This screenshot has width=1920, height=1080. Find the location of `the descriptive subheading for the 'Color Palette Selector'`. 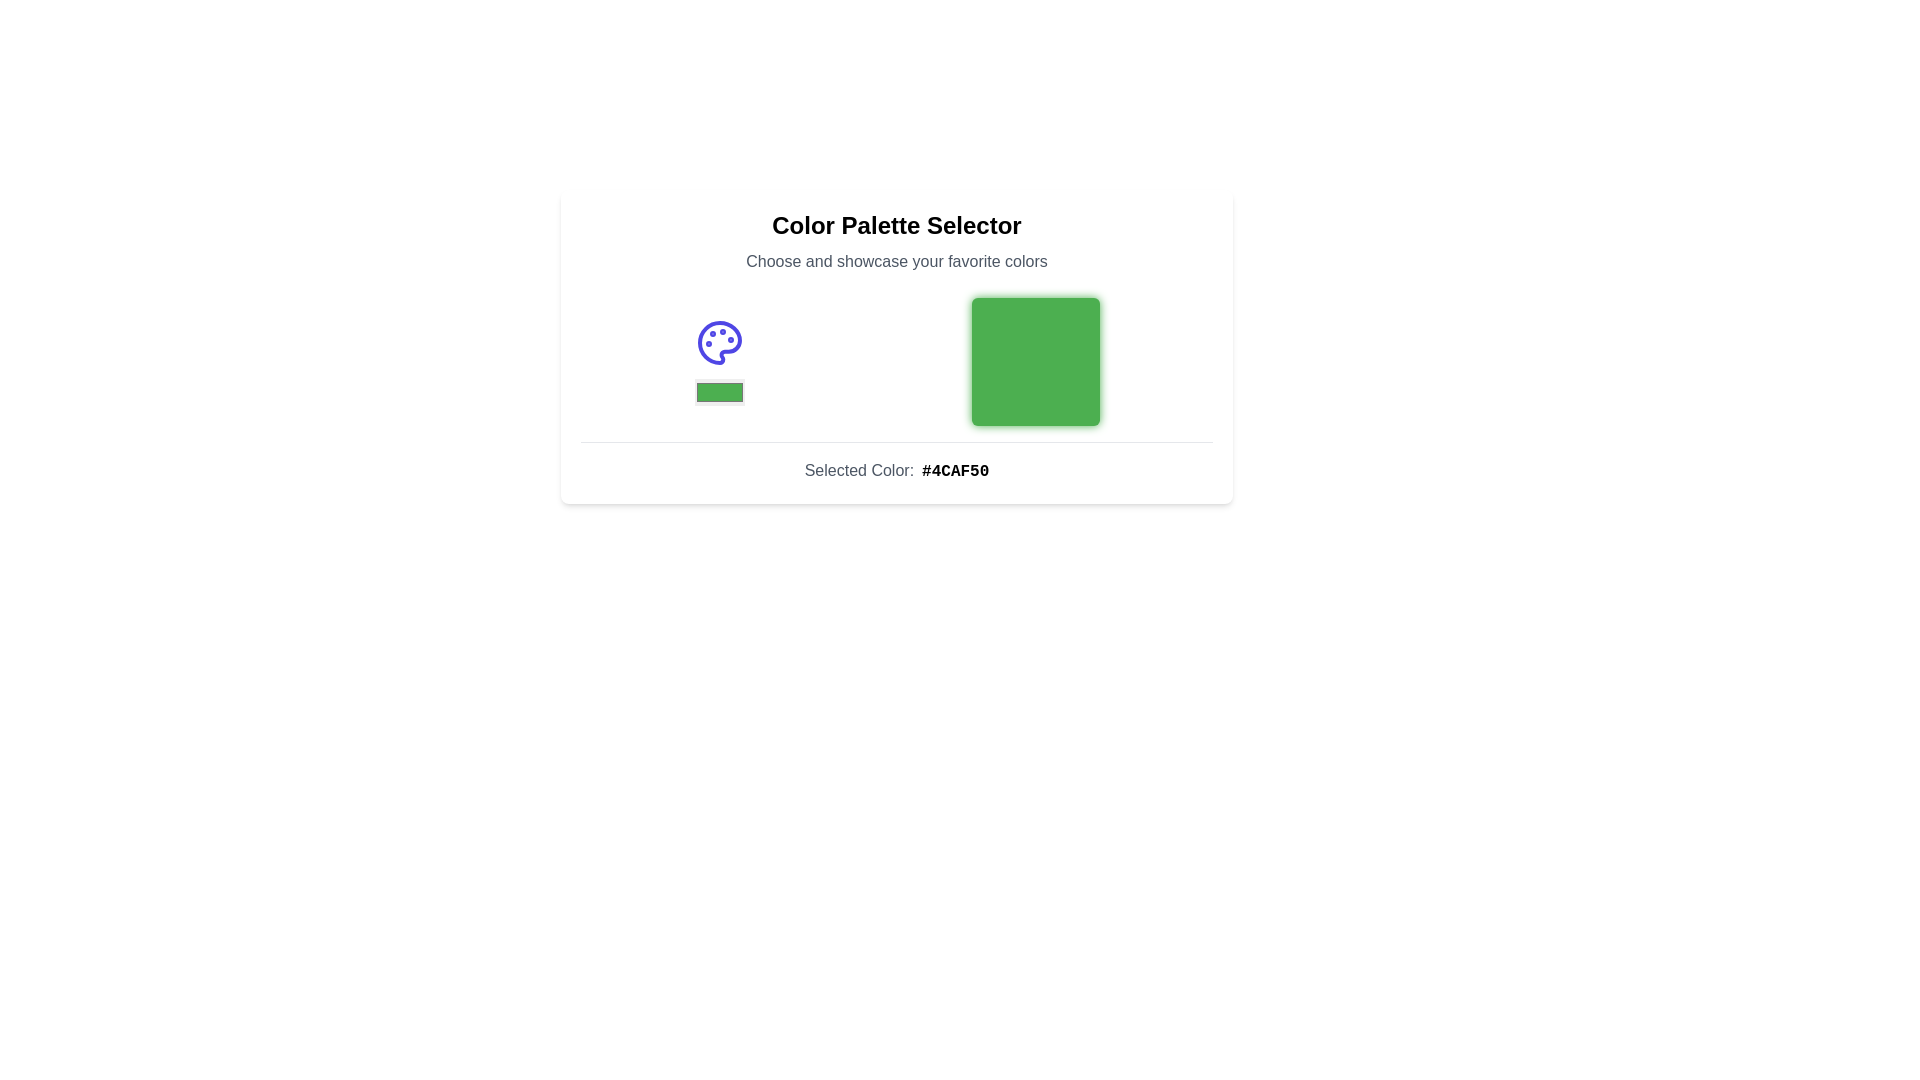

the descriptive subheading for the 'Color Palette Selector' is located at coordinates (896, 261).